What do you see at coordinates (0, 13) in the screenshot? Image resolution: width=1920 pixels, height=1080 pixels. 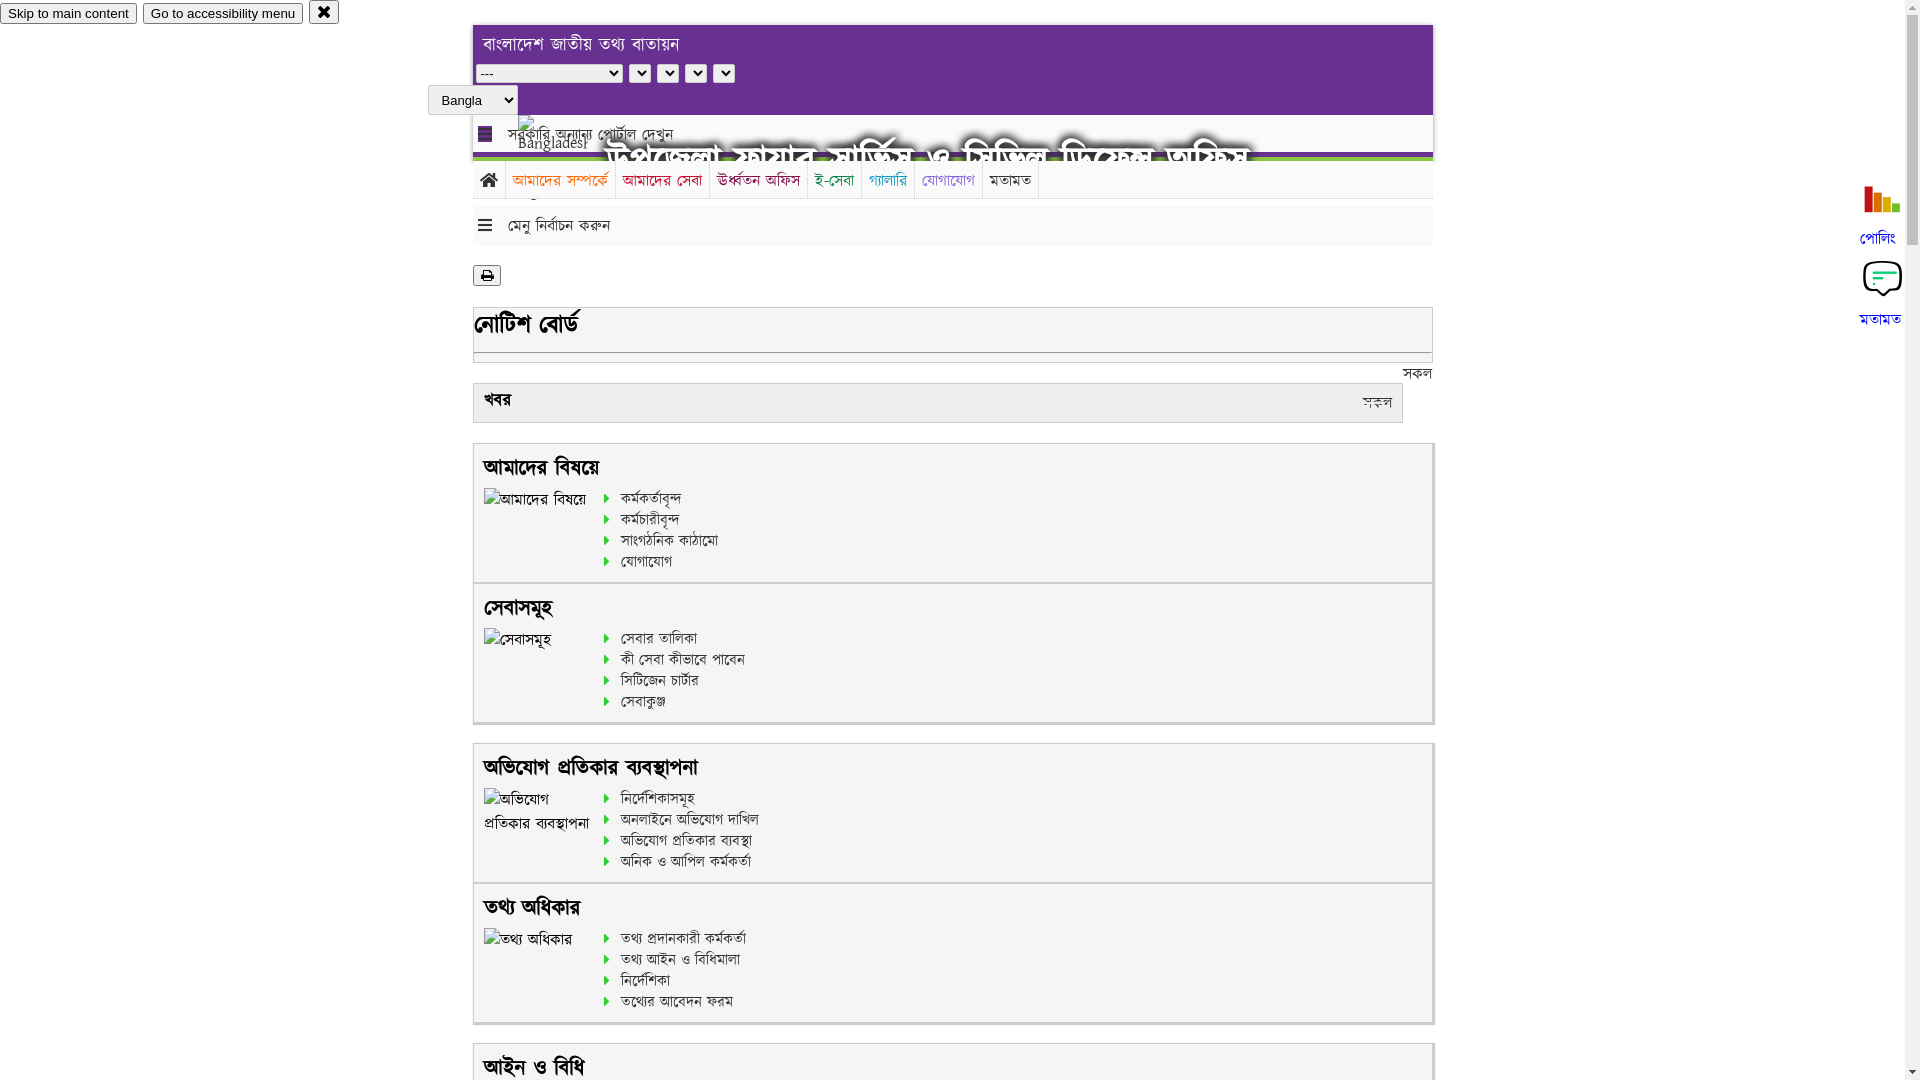 I see `'Skip to main content'` at bounding box center [0, 13].